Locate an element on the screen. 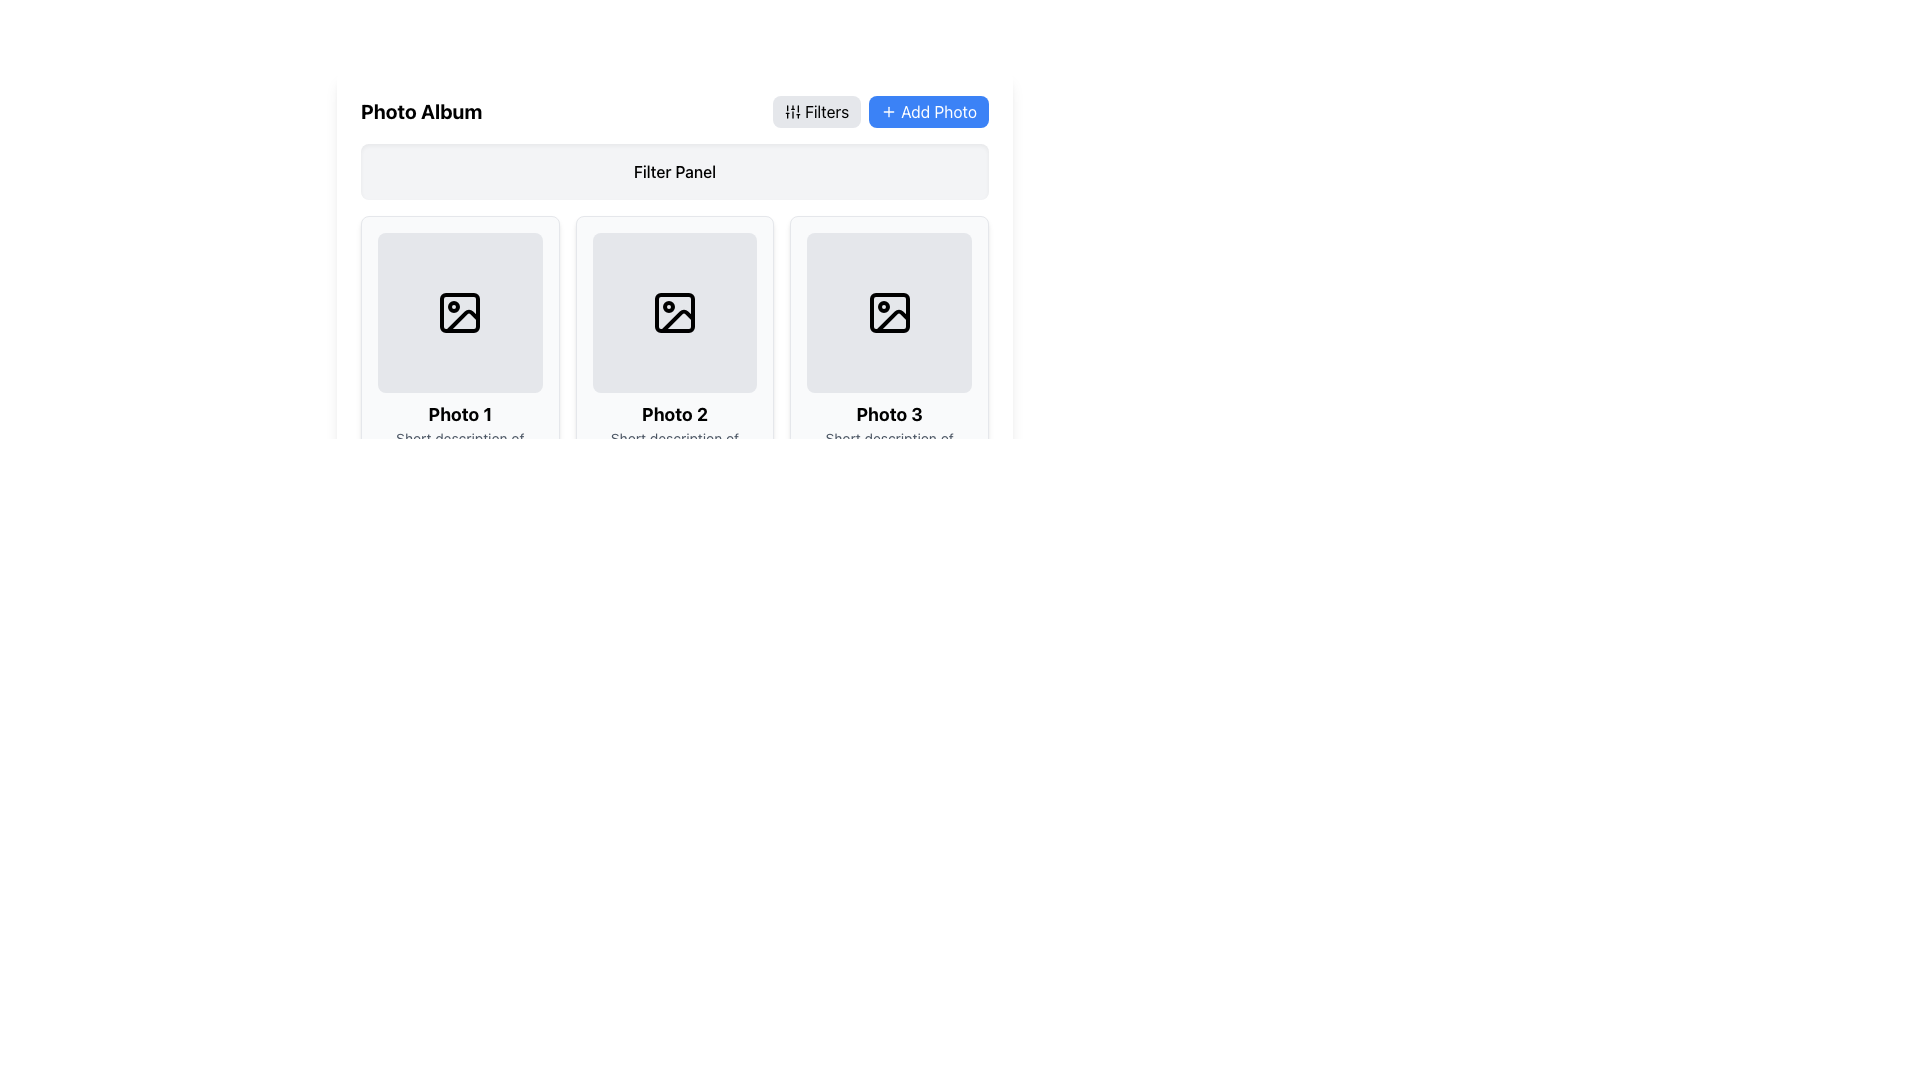 This screenshot has height=1080, width=1920. the photo area of the rectangular card with a light gray background and the title 'Photo 3' in the 'Photo Album' section is located at coordinates (888, 350).